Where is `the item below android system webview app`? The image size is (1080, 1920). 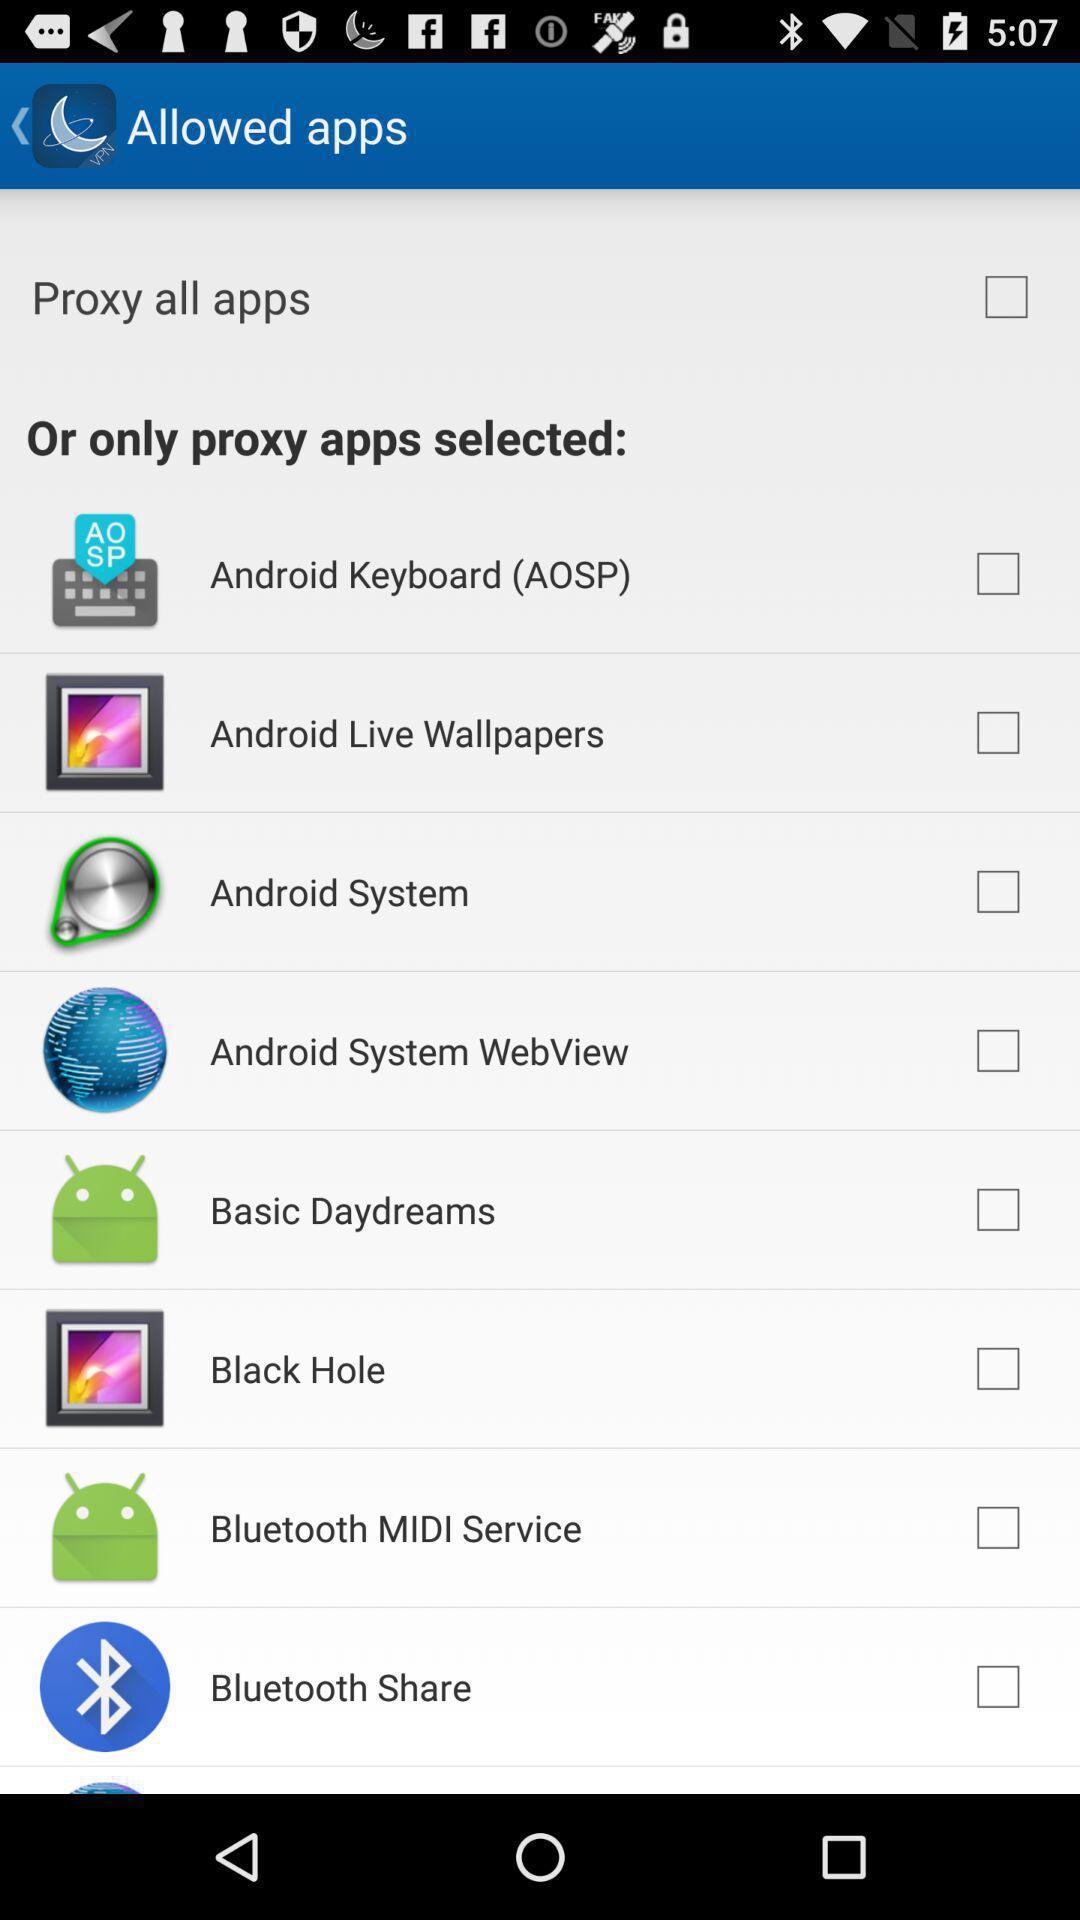
the item below android system webview app is located at coordinates (351, 1208).